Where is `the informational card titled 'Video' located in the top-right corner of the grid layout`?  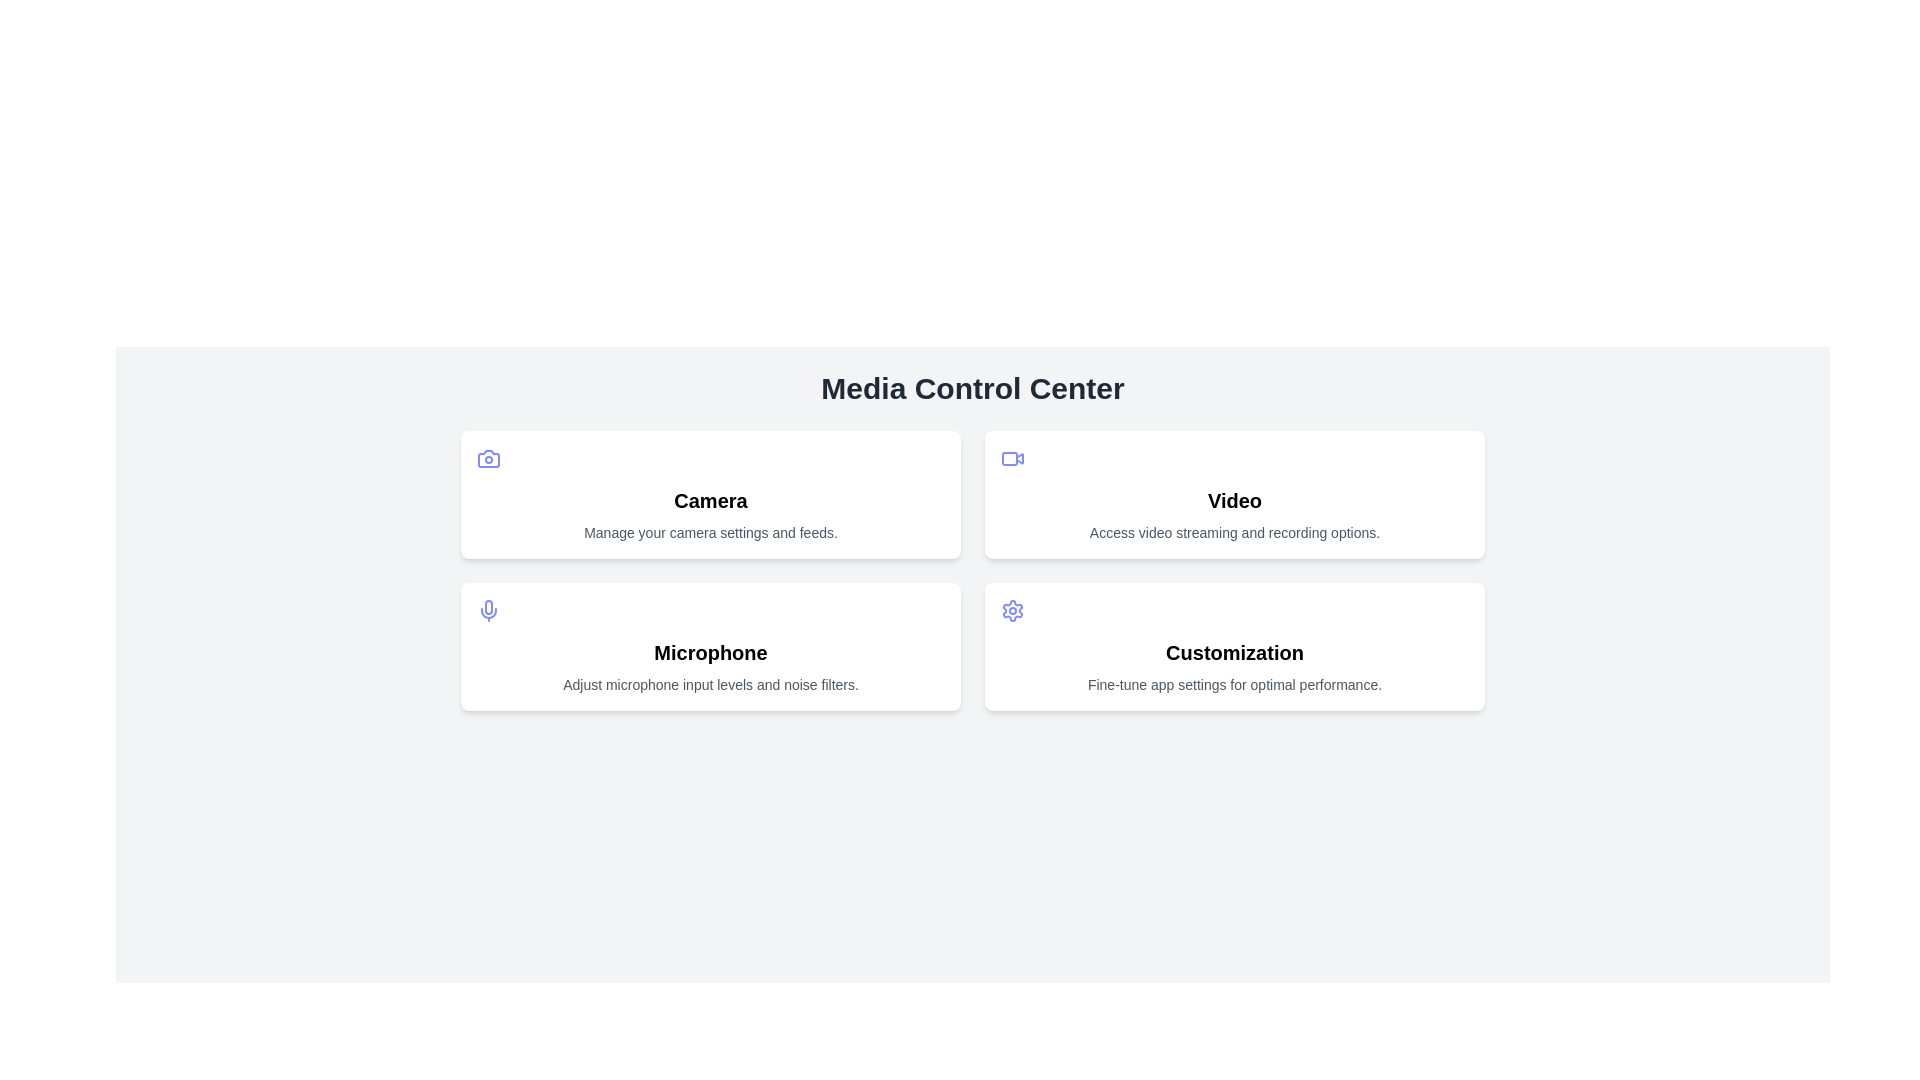
the informational card titled 'Video' located in the top-right corner of the grid layout is located at coordinates (1233, 494).